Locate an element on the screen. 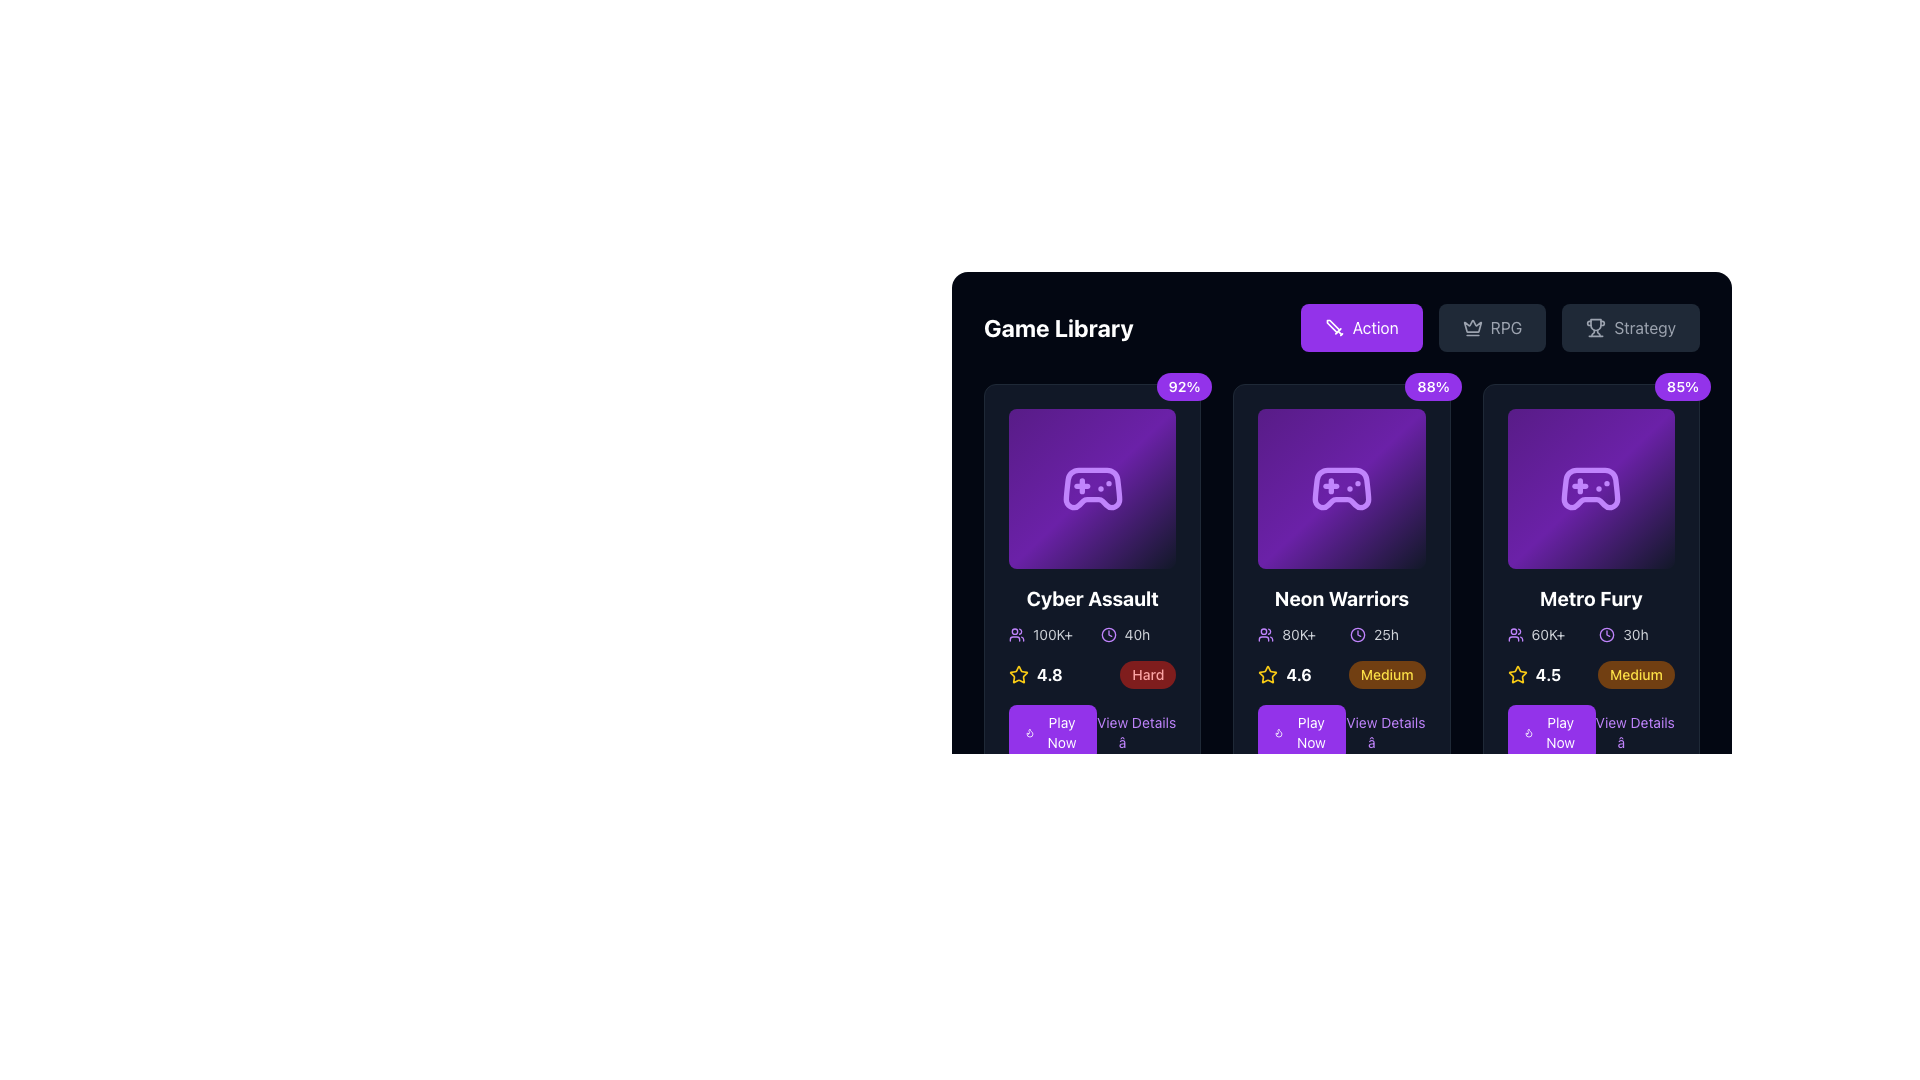  the static label indicating the difficulty level located in the bottom section of the third card, adjacent to the rating value is located at coordinates (1636, 675).